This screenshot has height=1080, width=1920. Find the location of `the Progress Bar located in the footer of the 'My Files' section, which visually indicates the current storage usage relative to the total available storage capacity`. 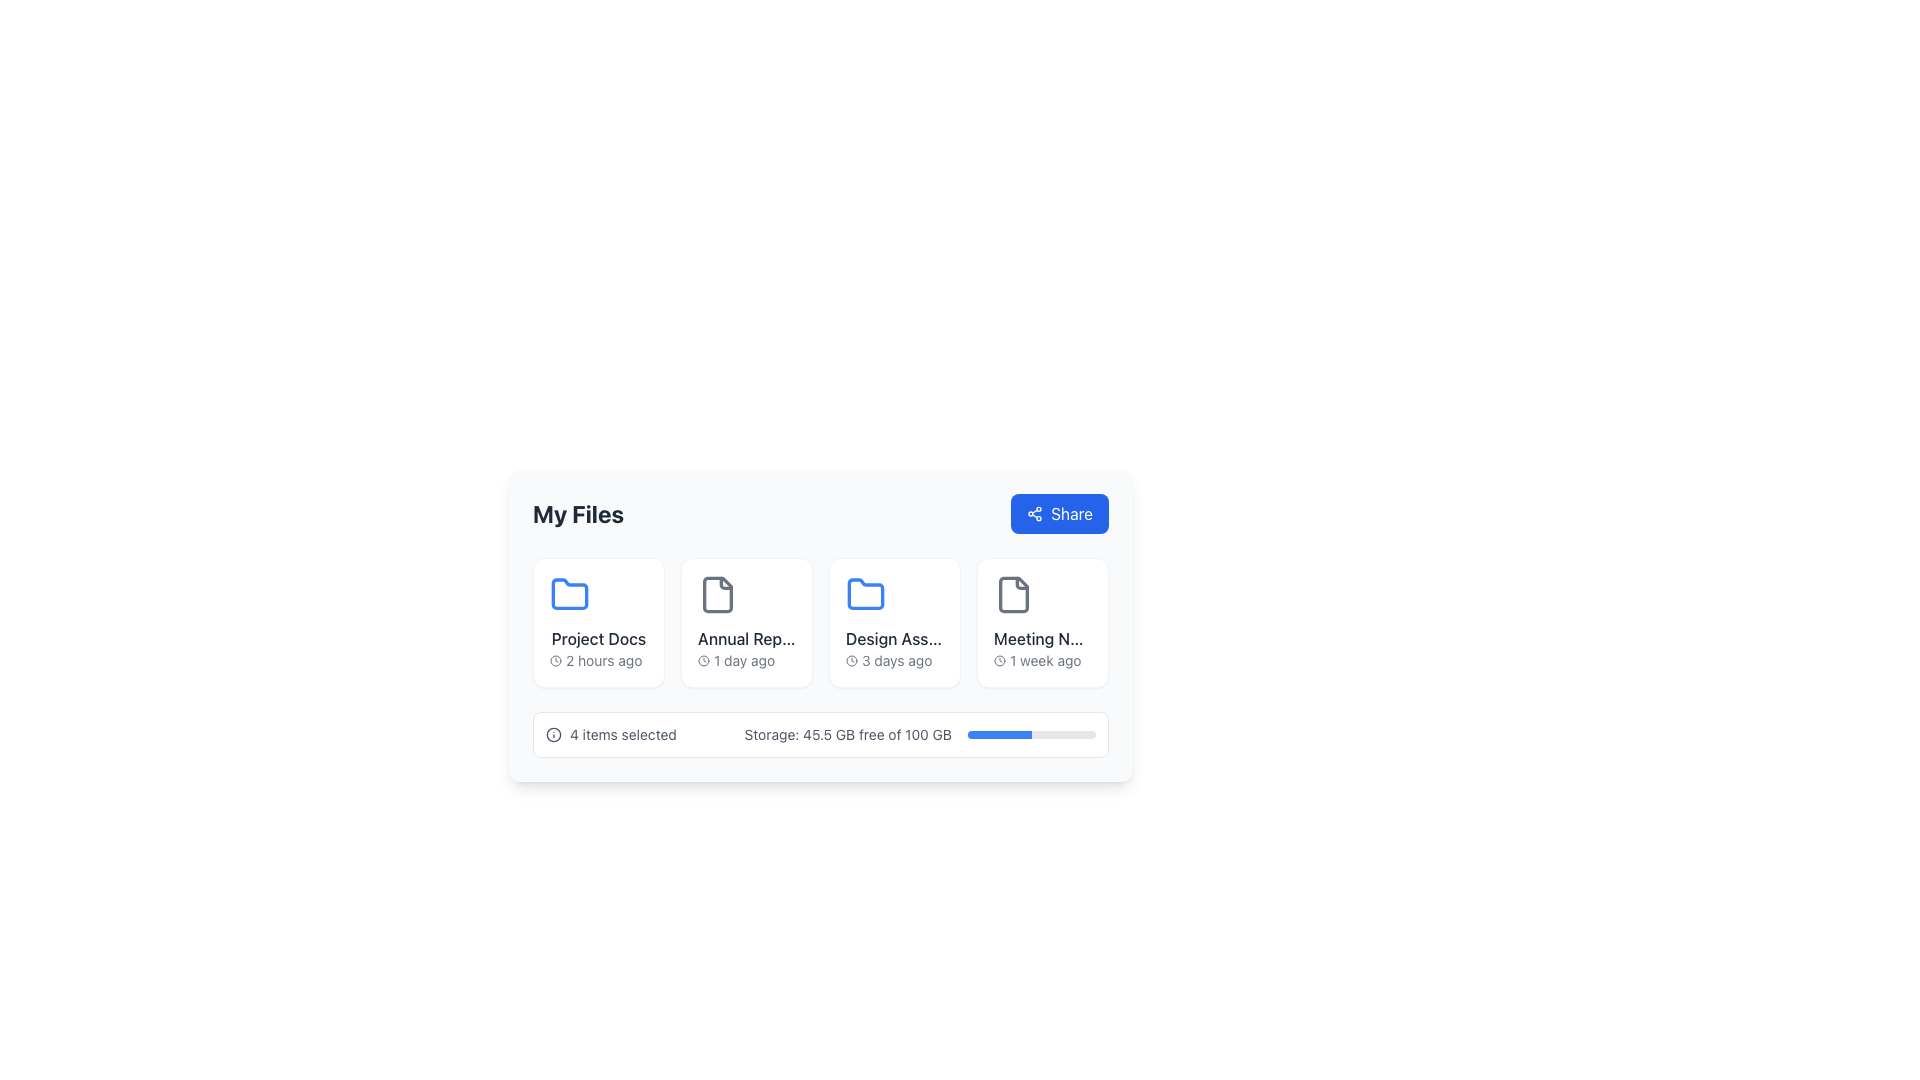

the Progress Bar located in the footer of the 'My Files' section, which visually indicates the current storage usage relative to the total available storage capacity is located at coordinates (1032, 735).